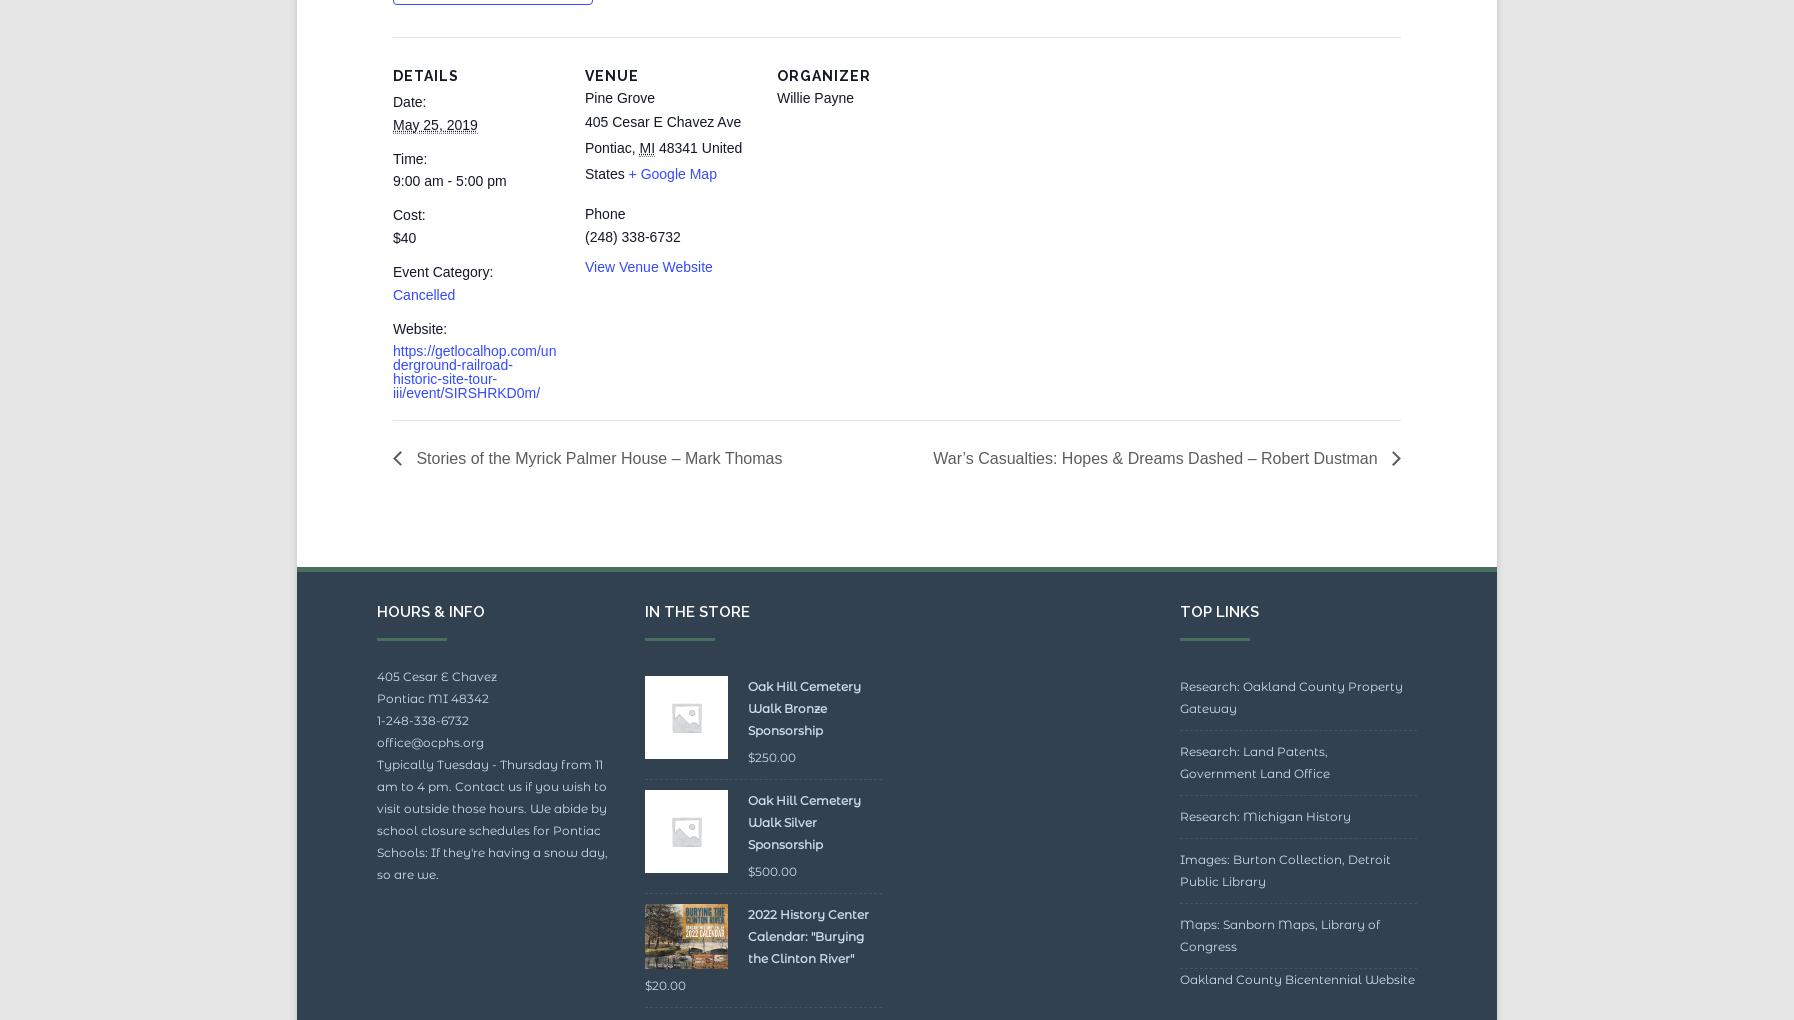 This screenshot has height=1020, width=1794. I want to click on 'Organizer', so click(823, 120).